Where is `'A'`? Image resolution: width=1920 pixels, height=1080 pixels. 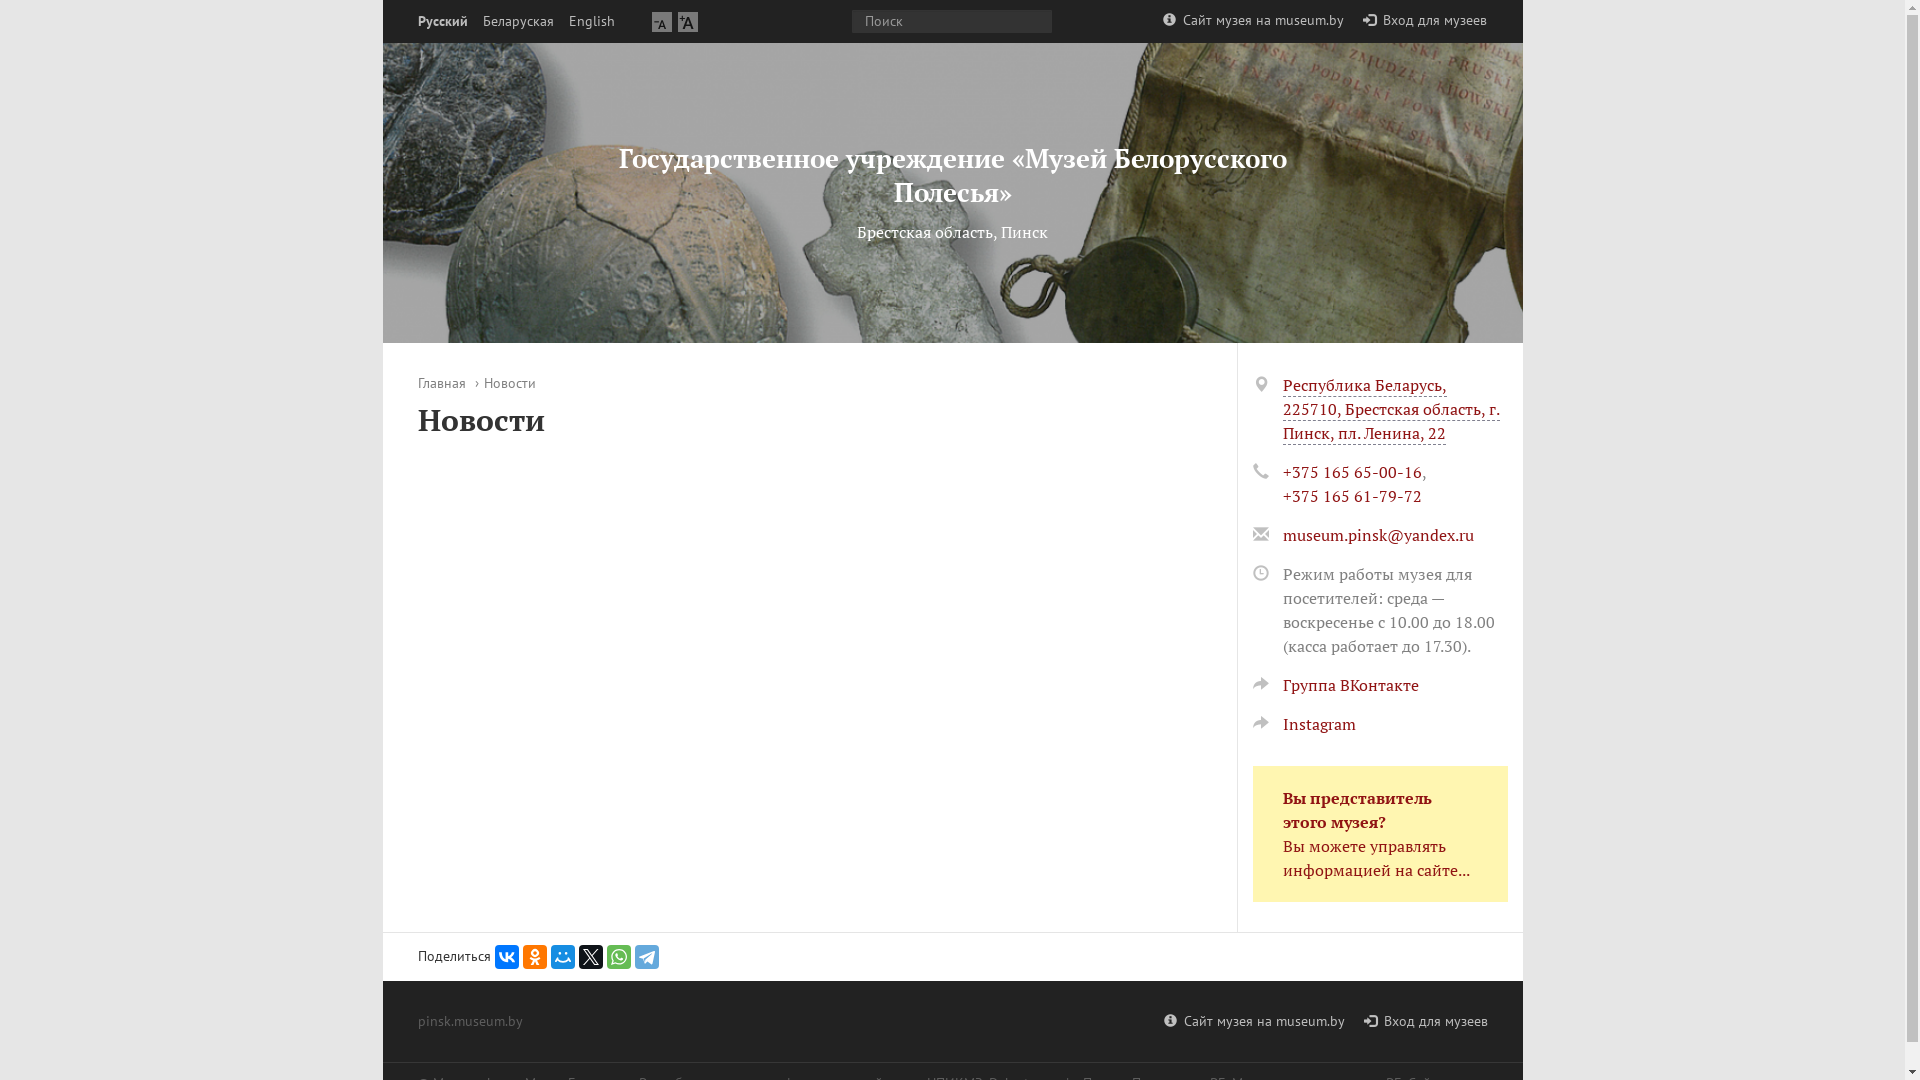 'A' is located at coordinates (687, 21).